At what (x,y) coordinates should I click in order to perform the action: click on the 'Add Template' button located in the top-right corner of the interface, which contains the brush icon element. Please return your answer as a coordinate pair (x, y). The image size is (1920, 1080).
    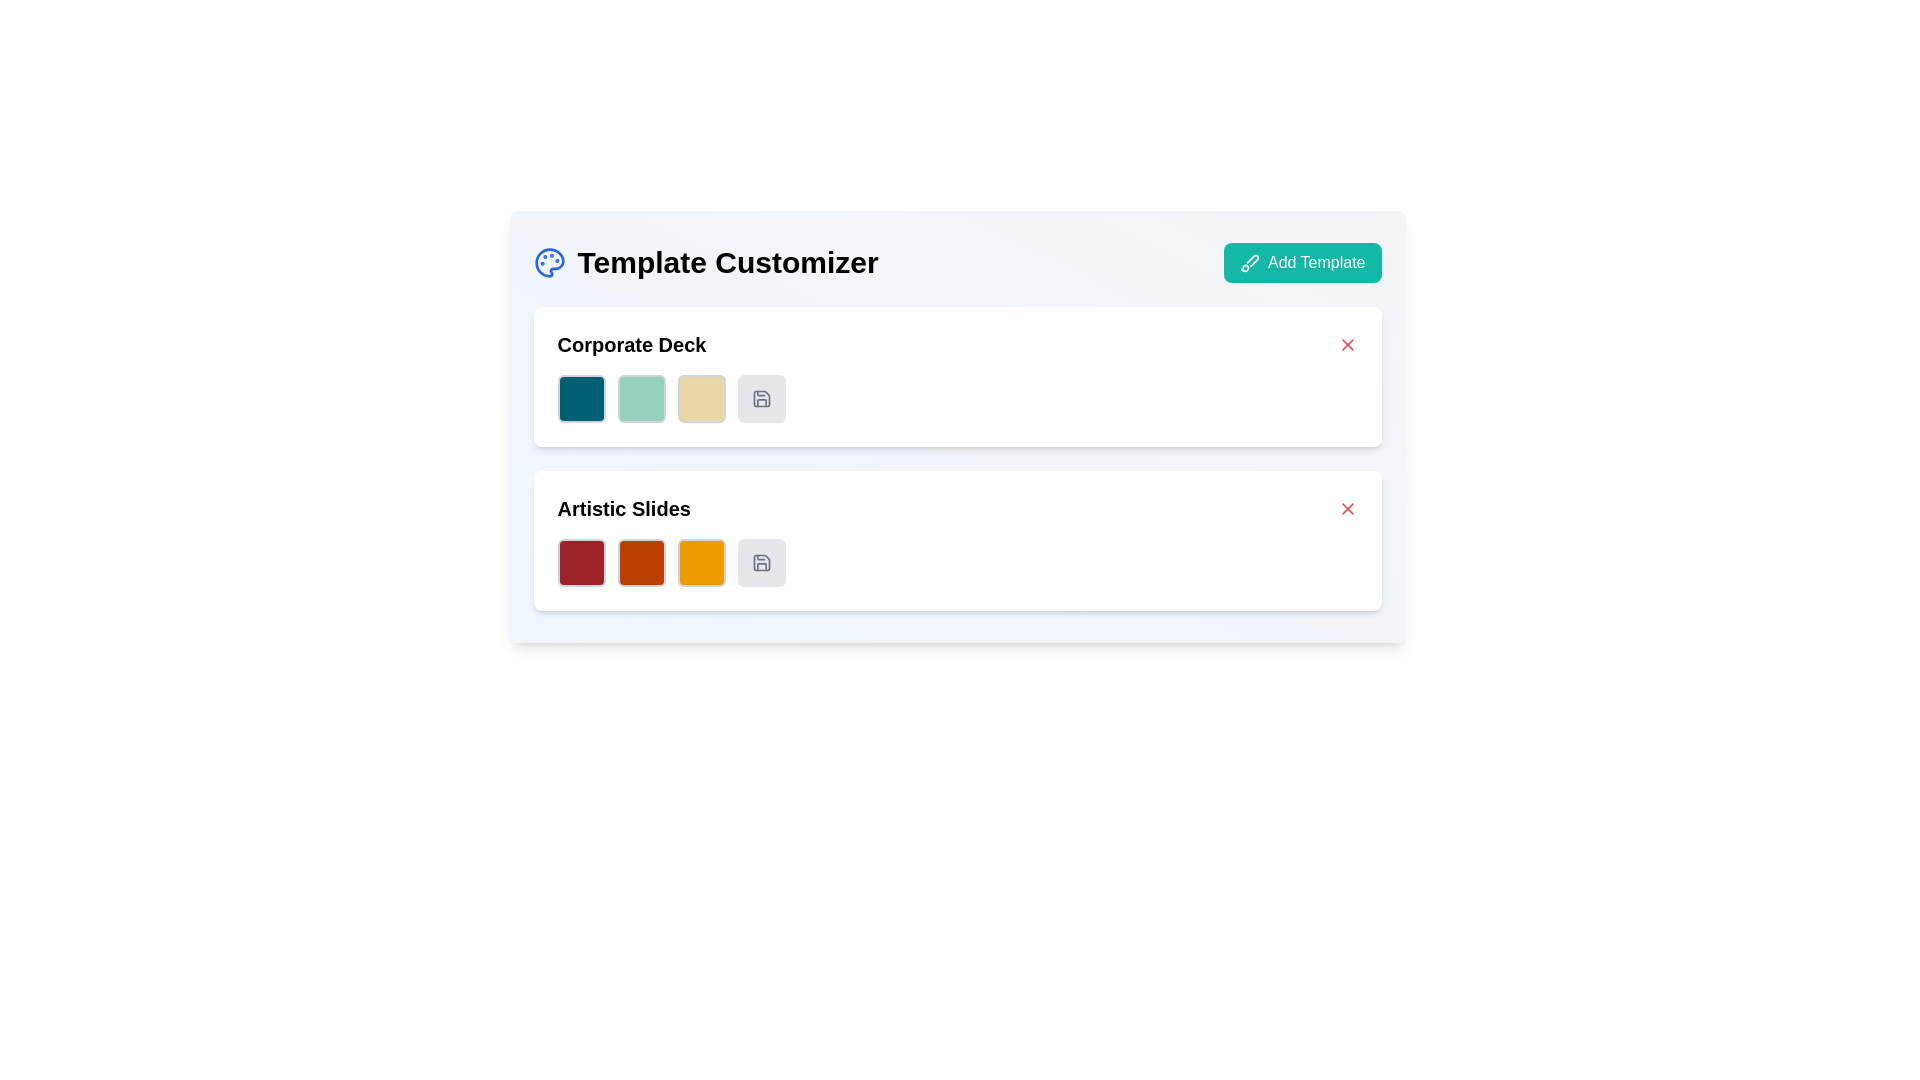
    Looking at the image, I should click on (1251, 259).